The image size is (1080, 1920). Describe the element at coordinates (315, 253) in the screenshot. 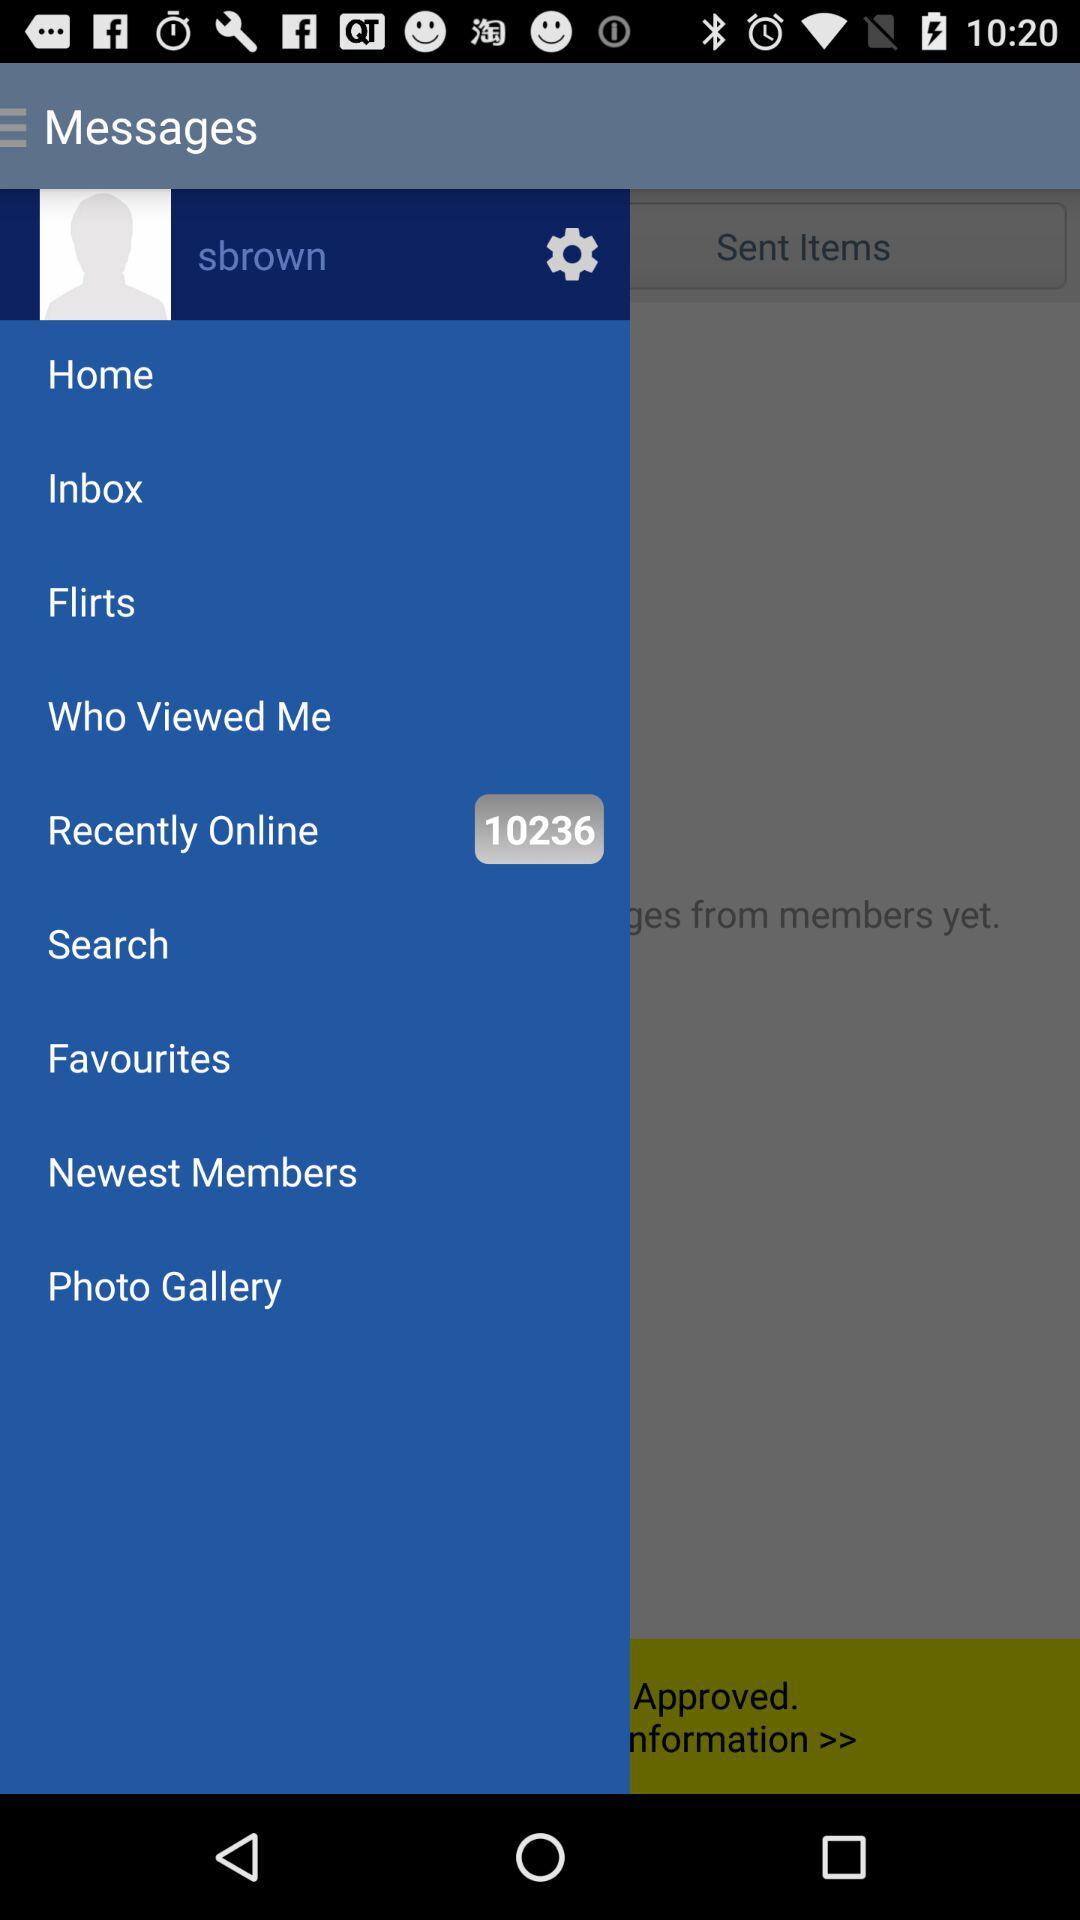

I see `profile setting` at that location.